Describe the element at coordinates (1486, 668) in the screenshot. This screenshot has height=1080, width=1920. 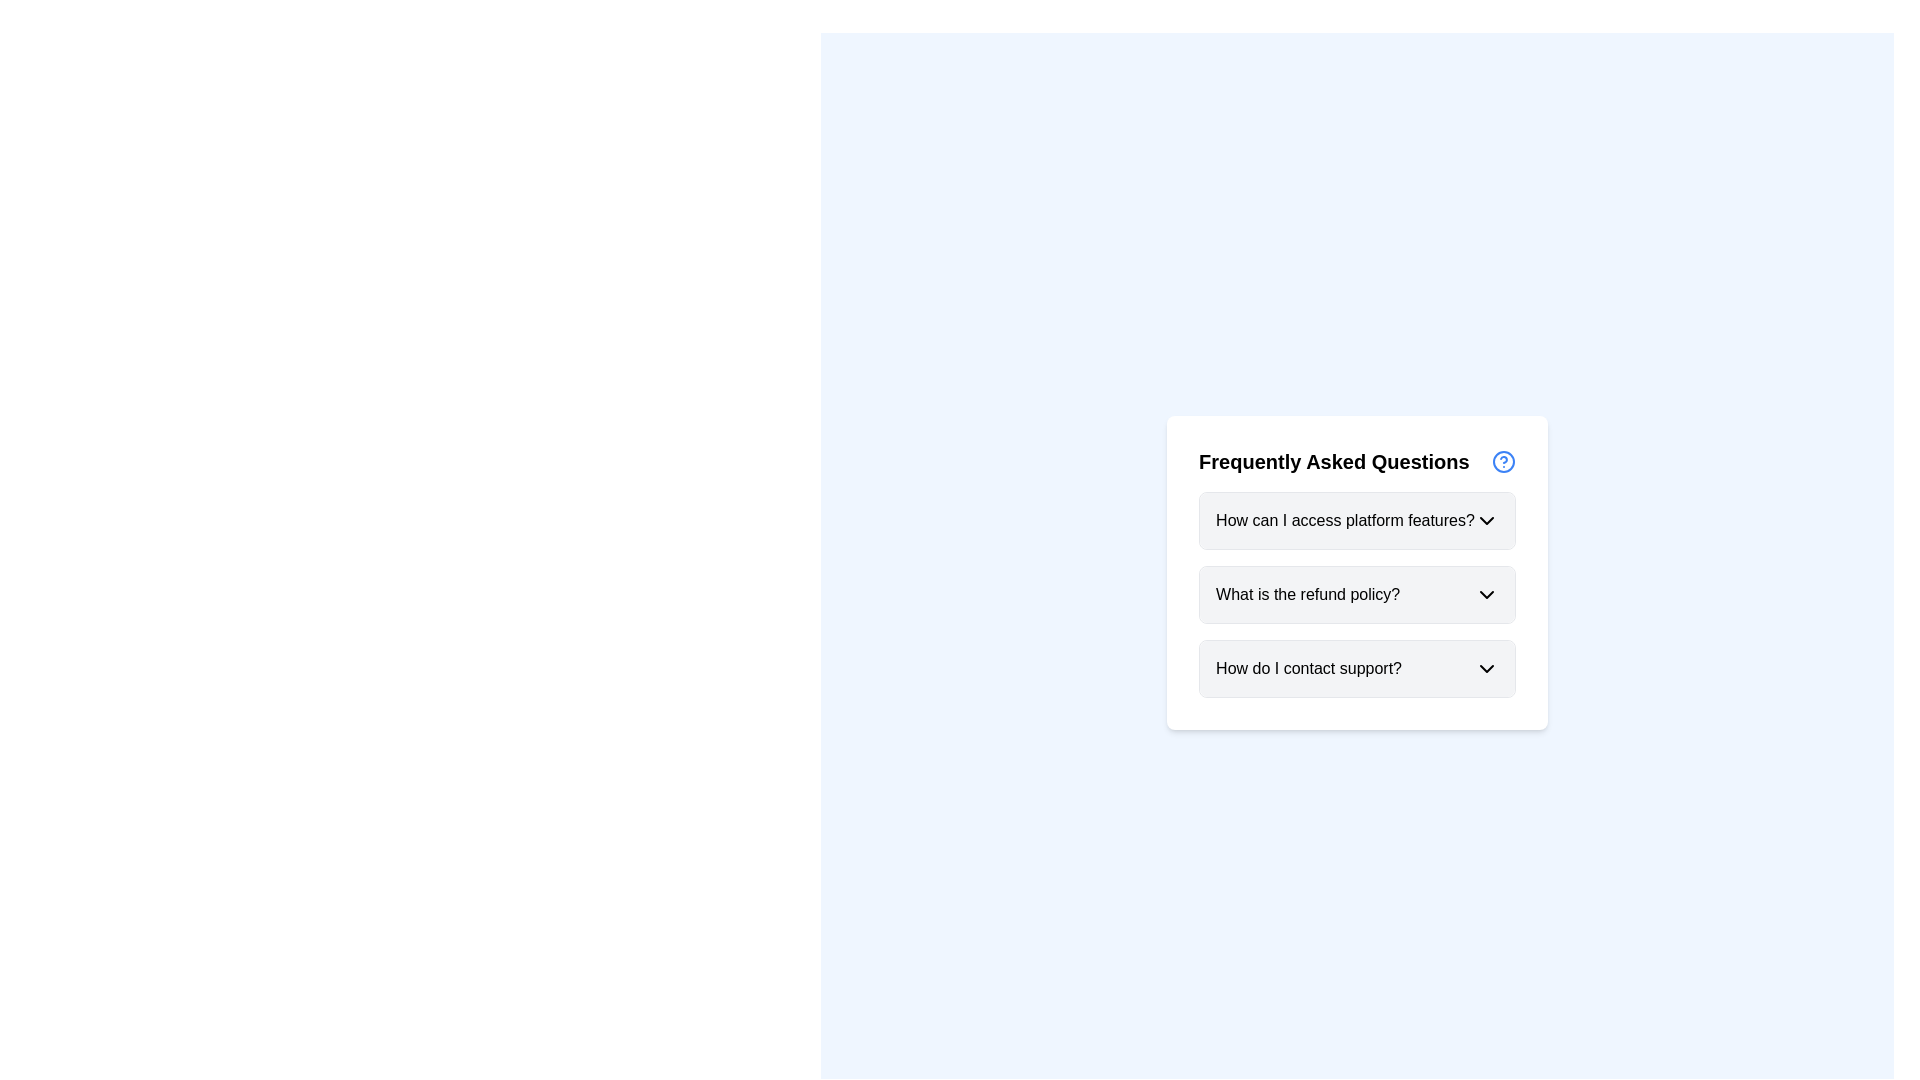
I see `the dropdown toggle icon located on the right side of the 'How do I contact support?' text` at that location.